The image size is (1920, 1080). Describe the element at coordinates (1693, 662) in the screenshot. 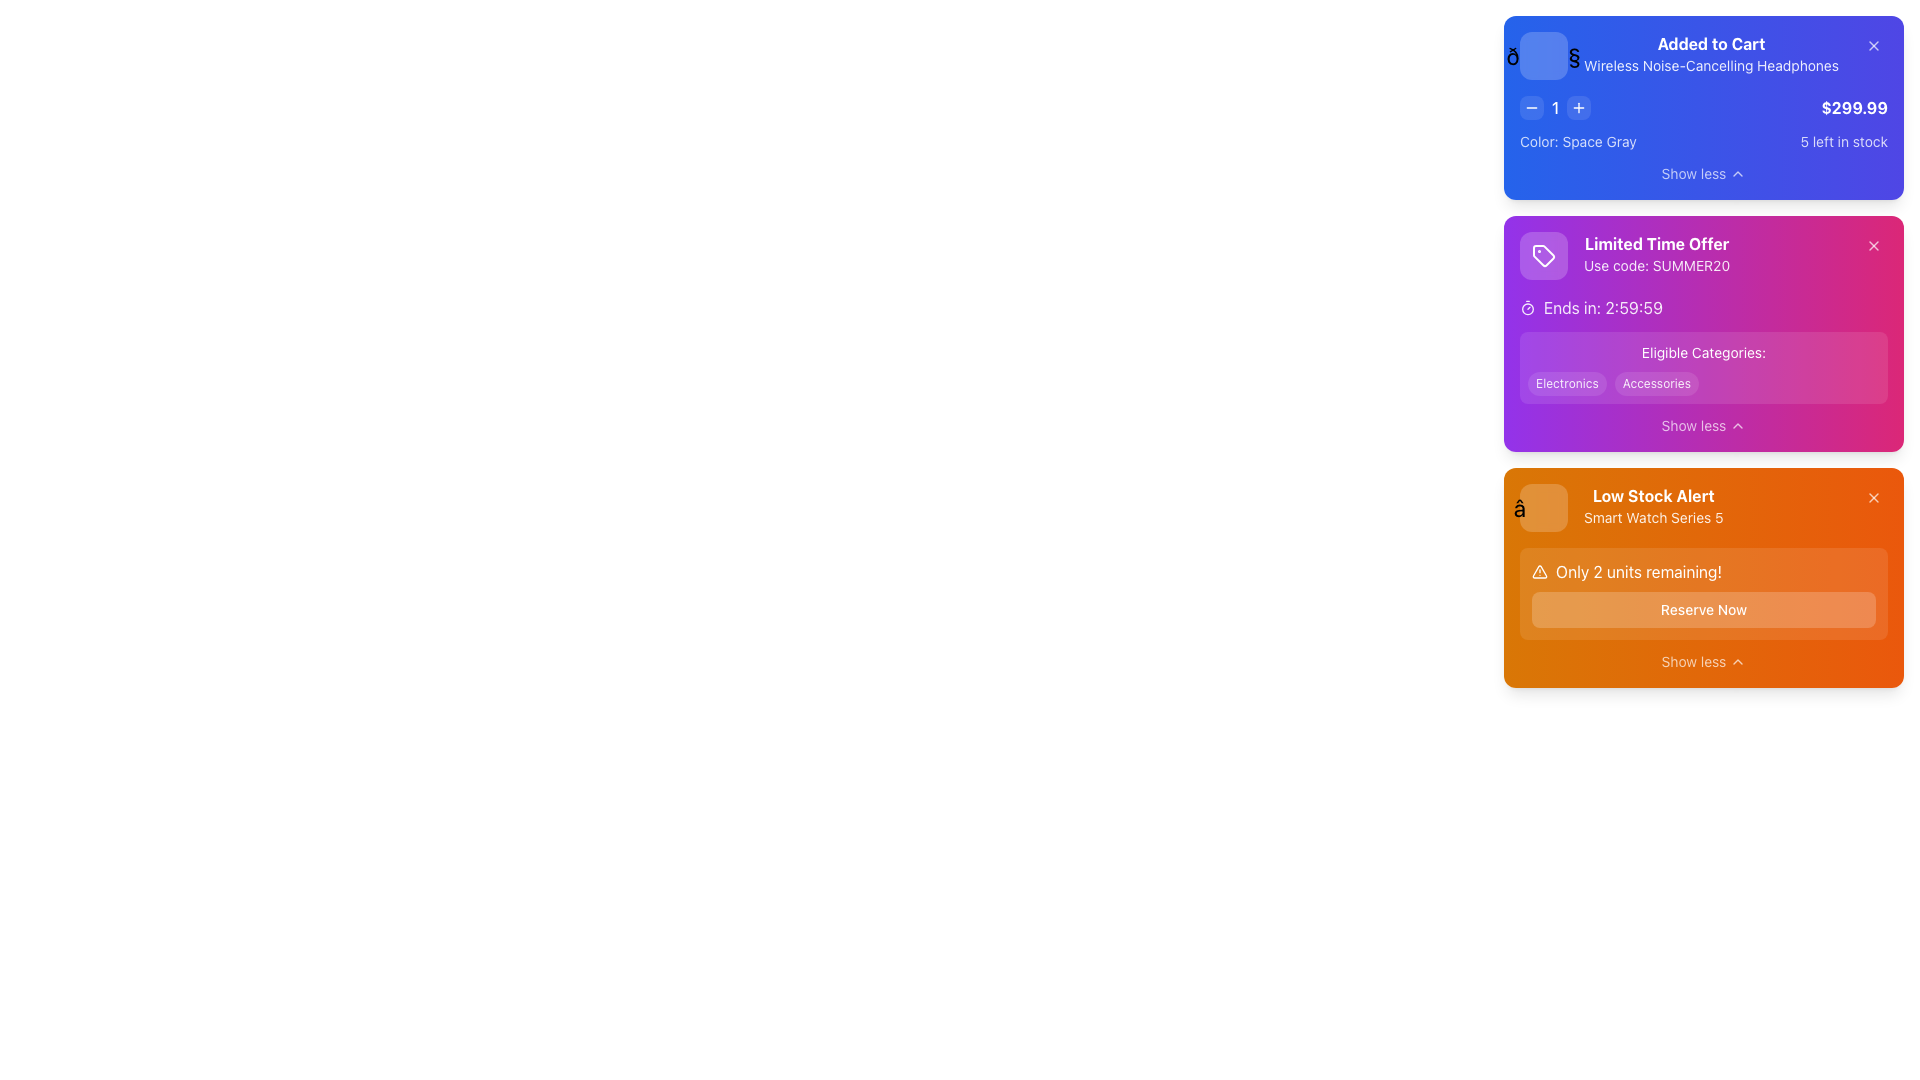

I see `the button located in the orange notification panel at the bottom of the layout` at that location.